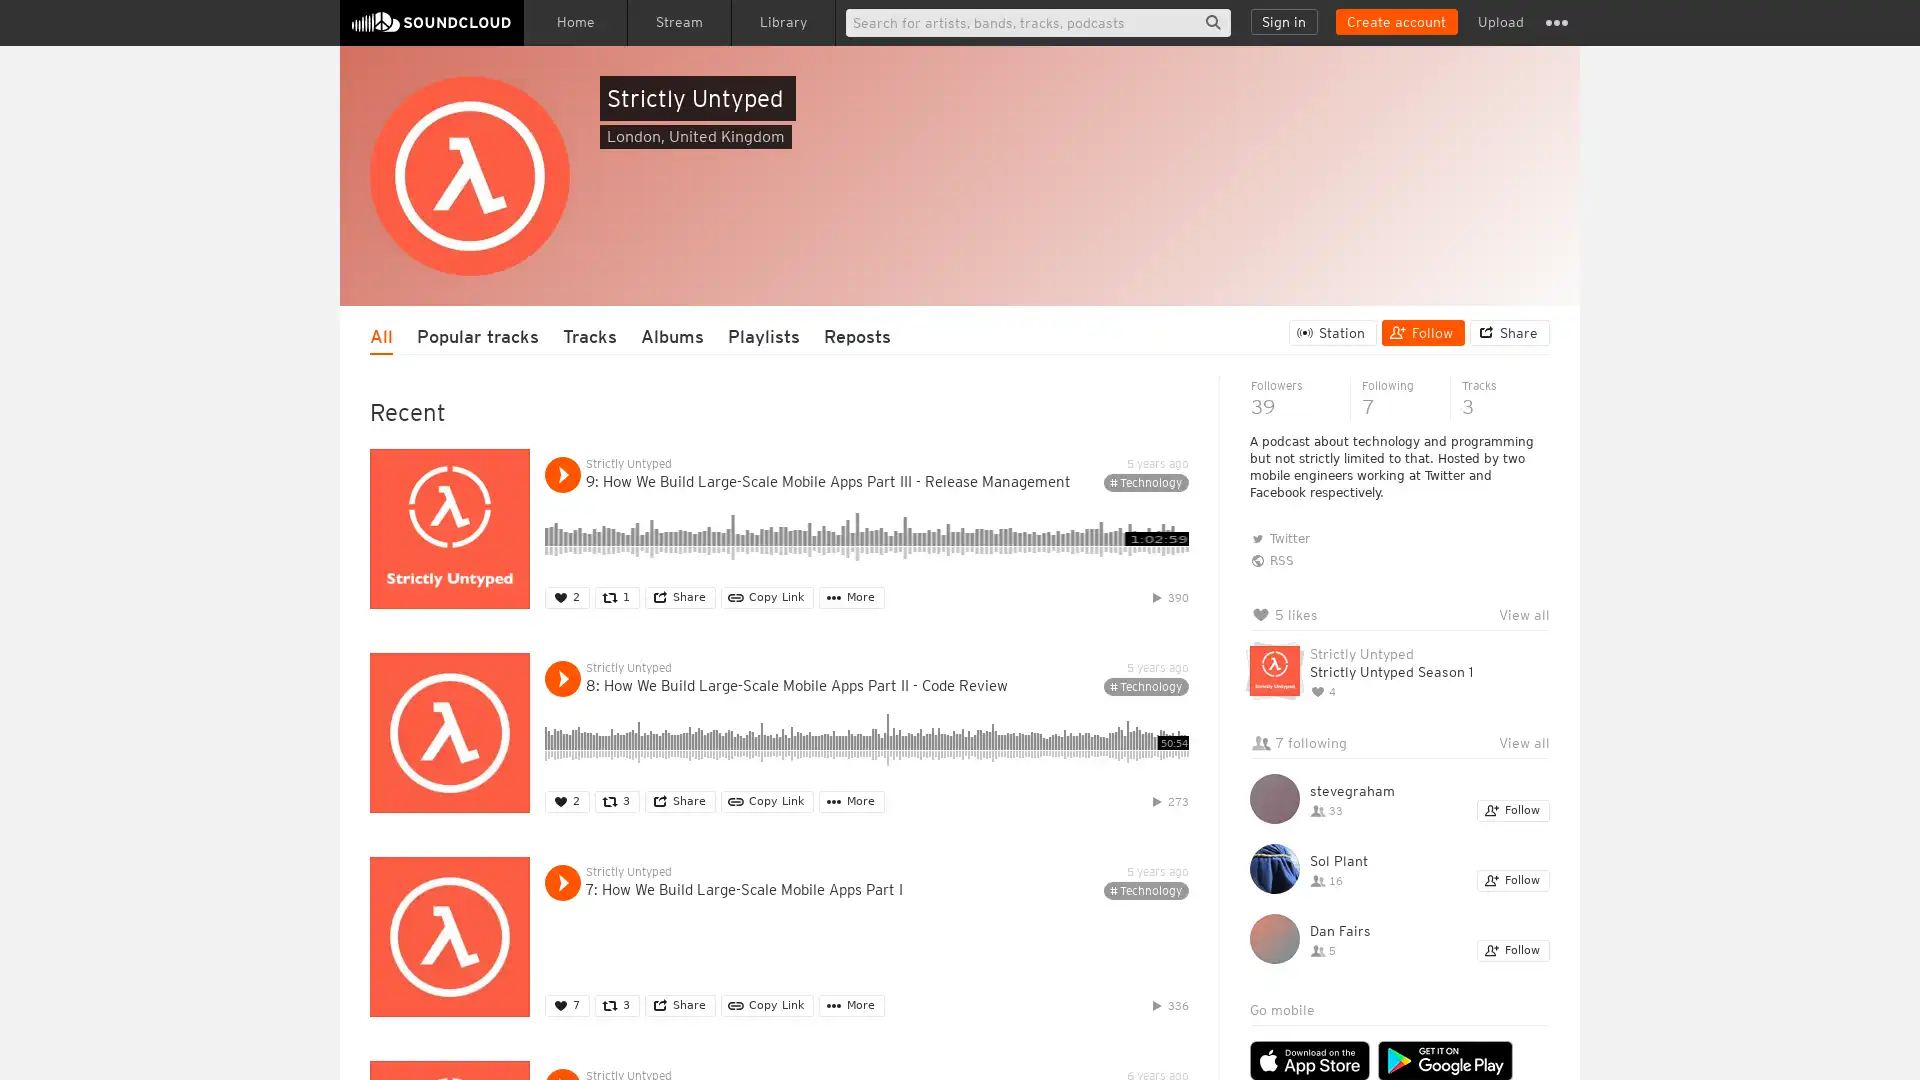  What do you see at coordinates (561, 474) in the screenshot?
I see `Play` at bounding box center [561, 474].